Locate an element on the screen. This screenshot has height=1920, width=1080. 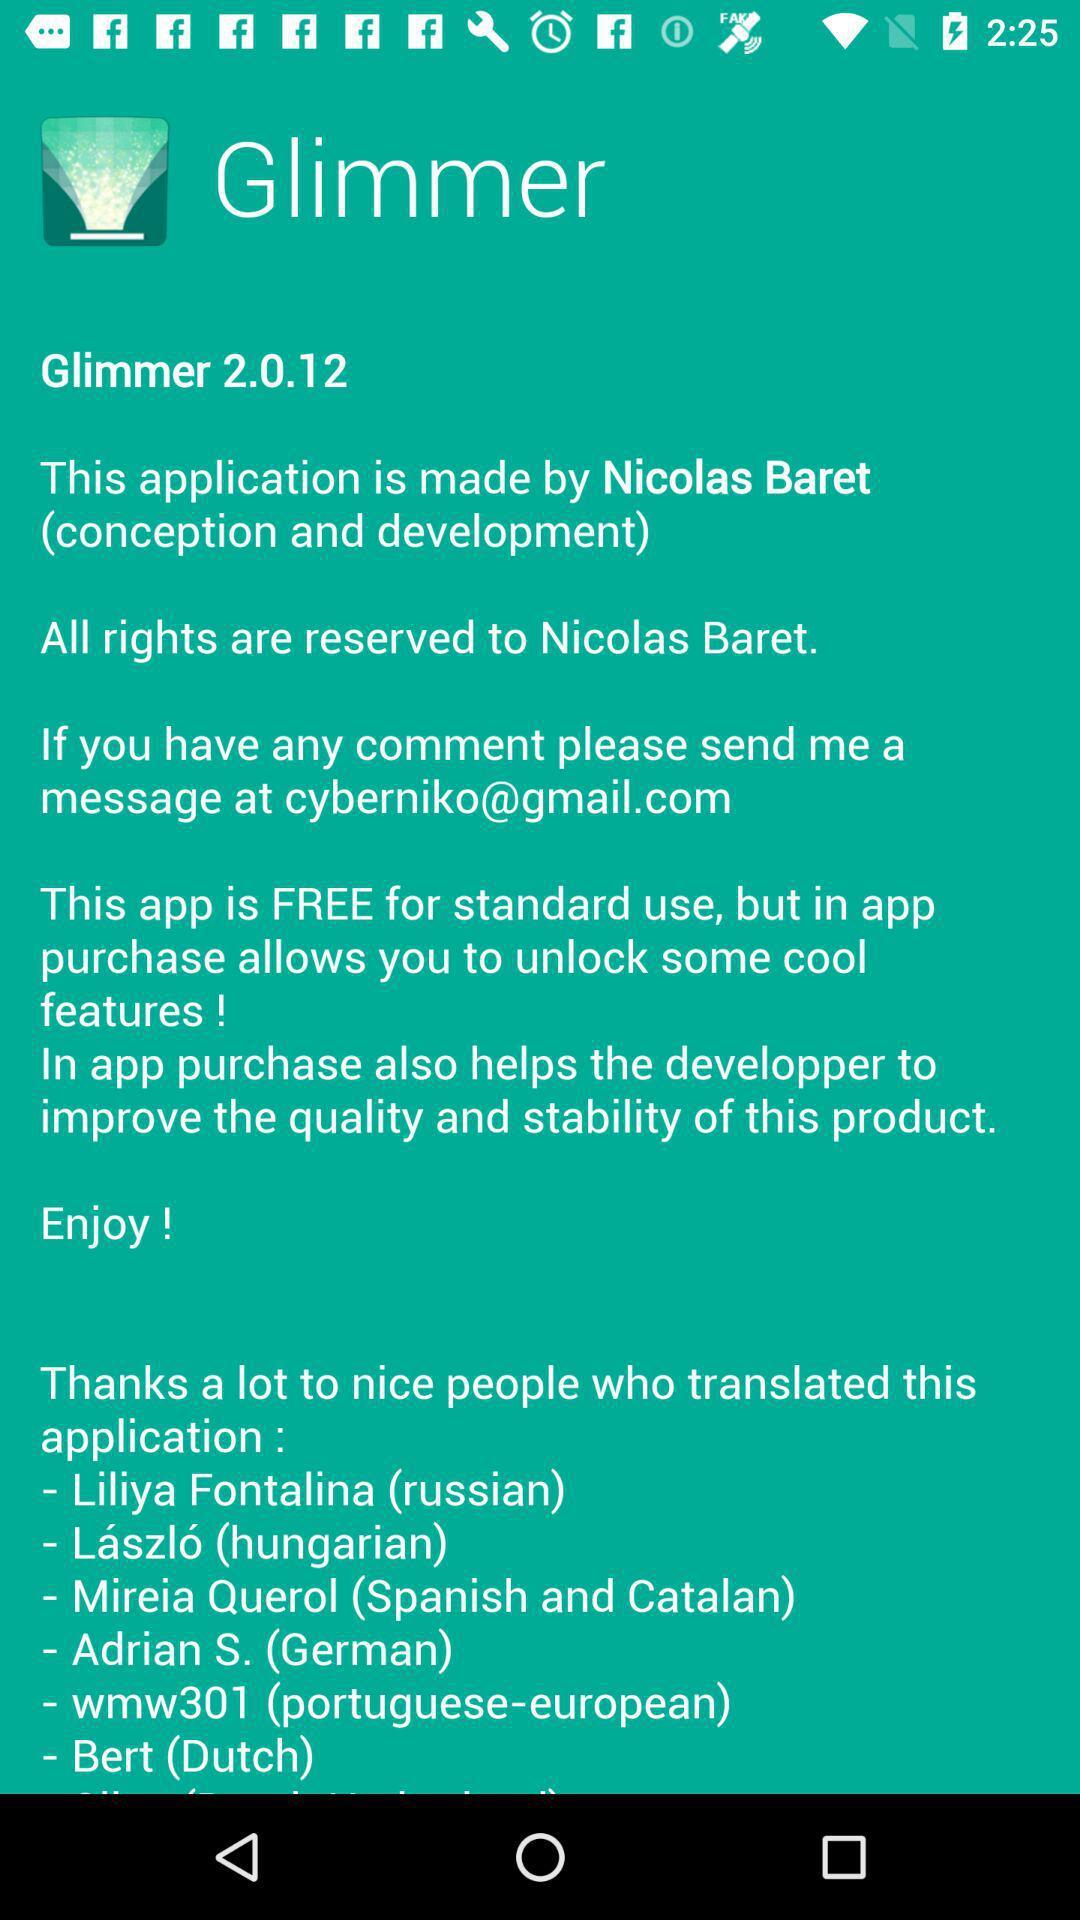
the icon at the center is located at coordinates (540, 1045).